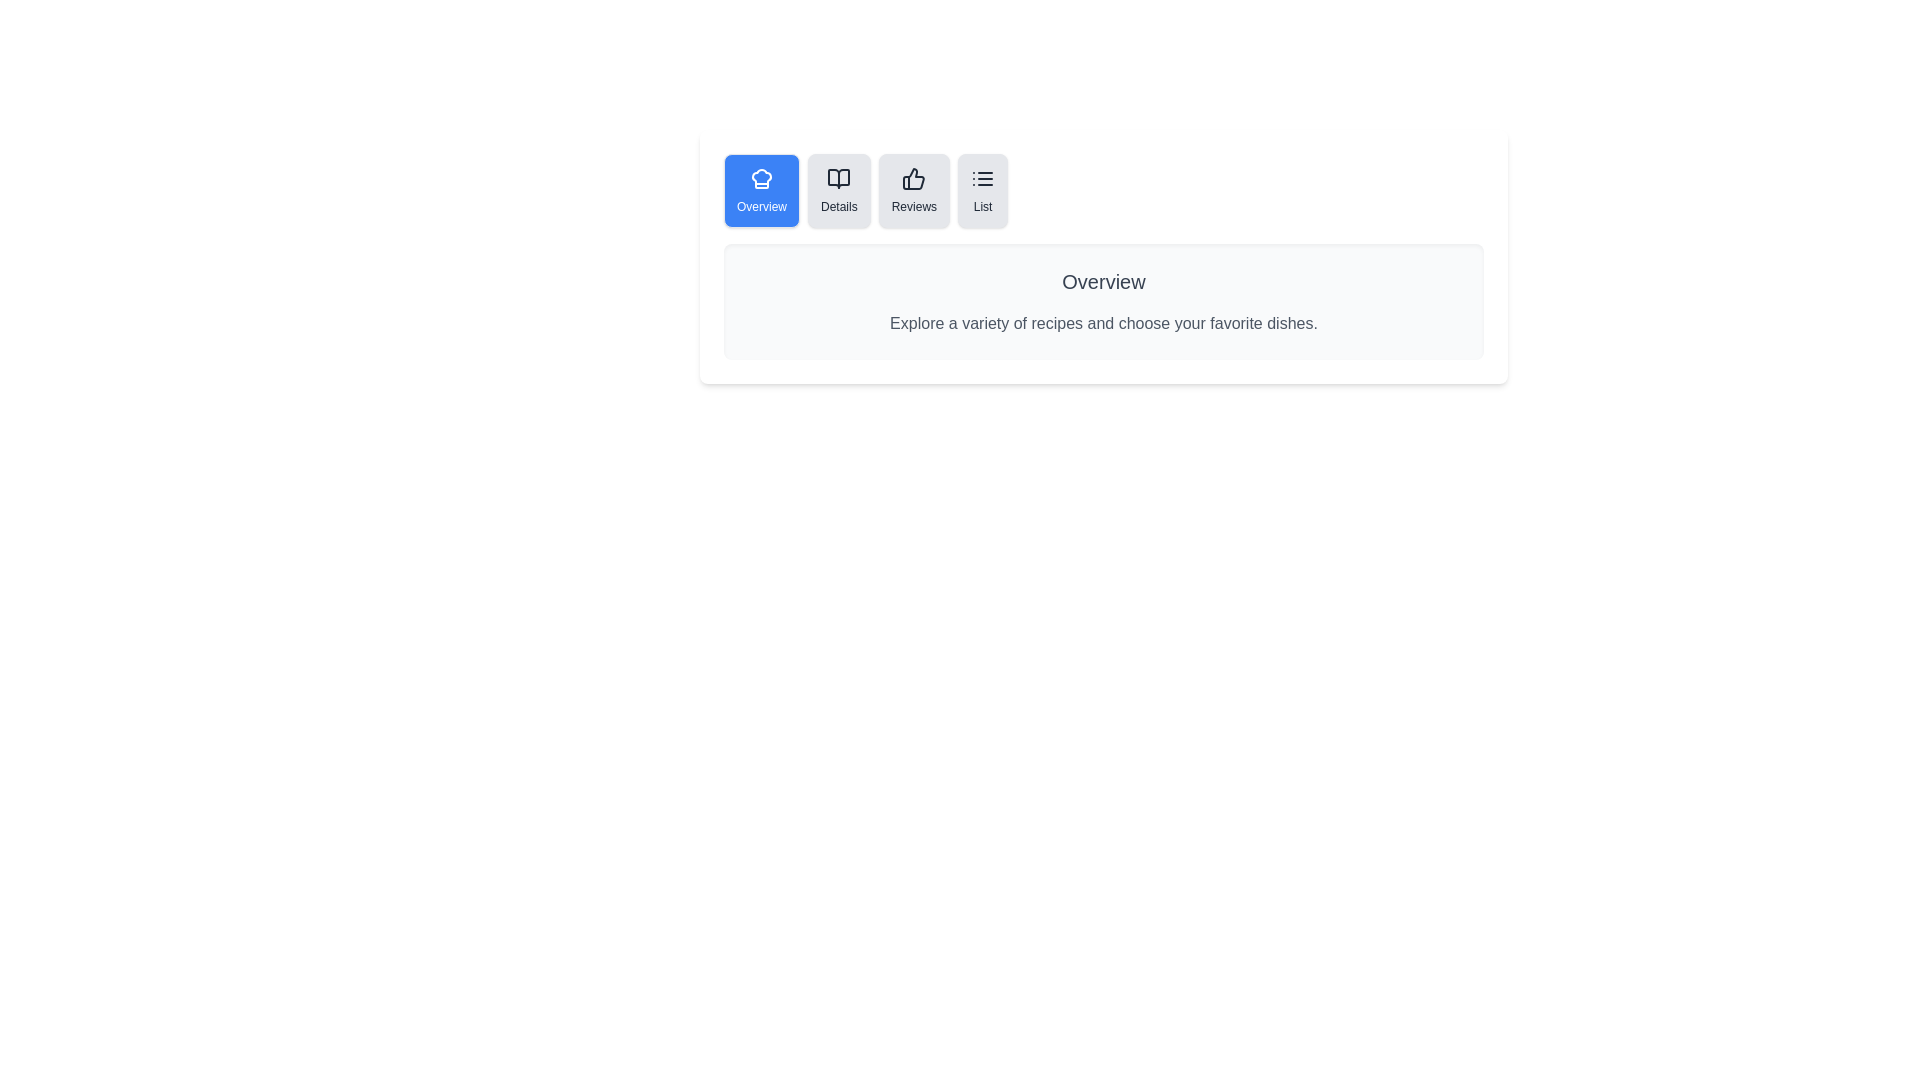 The width and height of the screenshot is (1920, 1080). I want to click on the Details tab by clicking its button, so click(839, 191).